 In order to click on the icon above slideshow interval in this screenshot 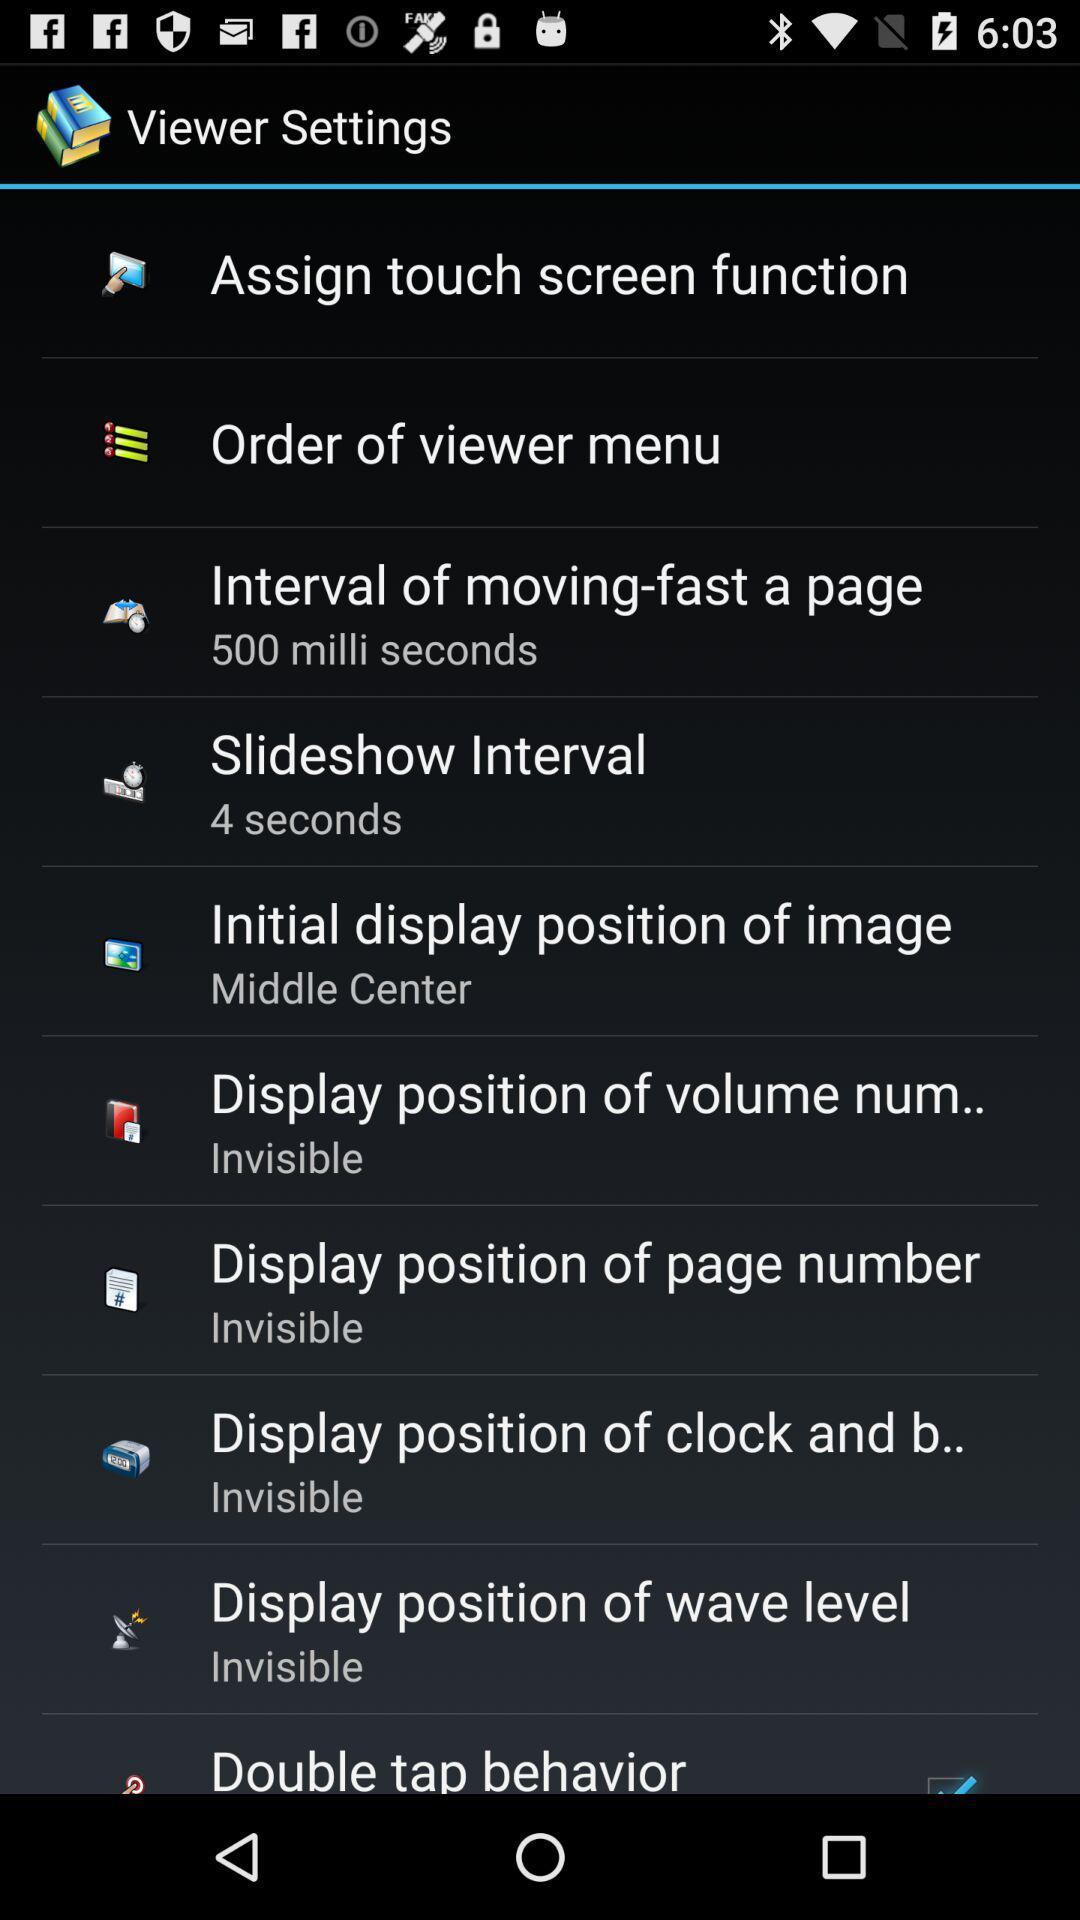, I will do `click(374, 648)`.